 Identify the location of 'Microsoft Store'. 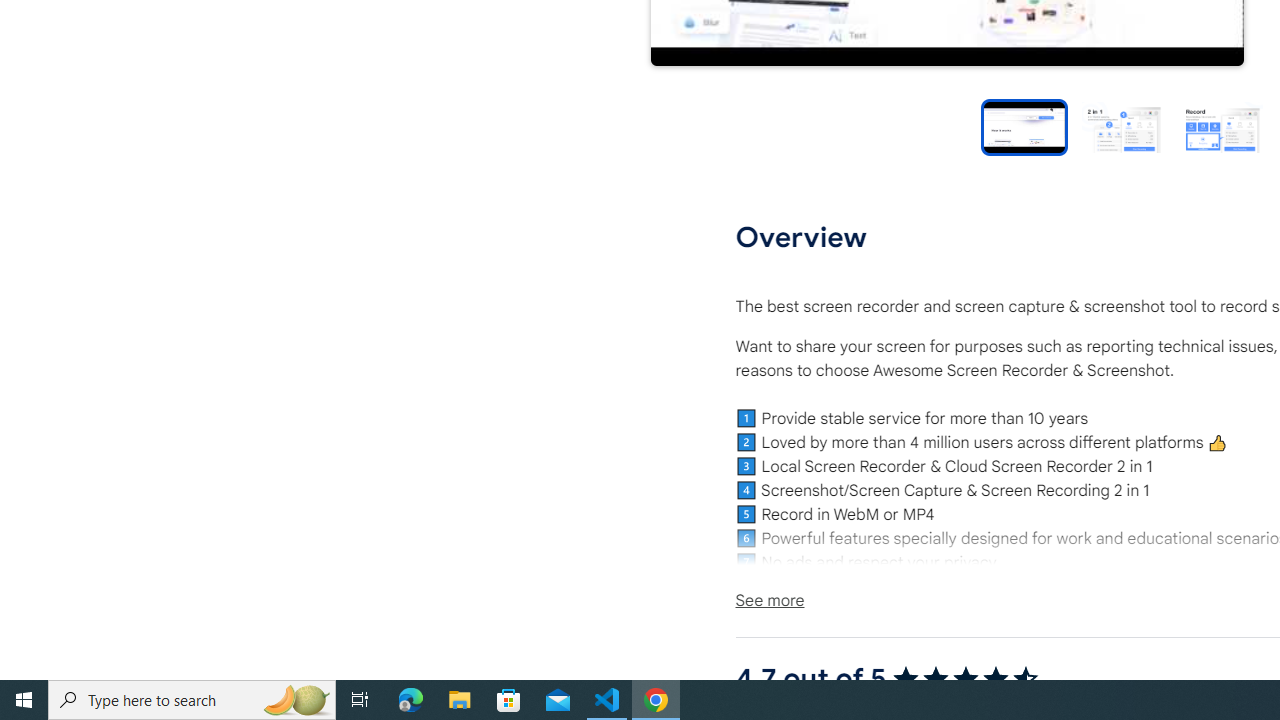
(509, 698).